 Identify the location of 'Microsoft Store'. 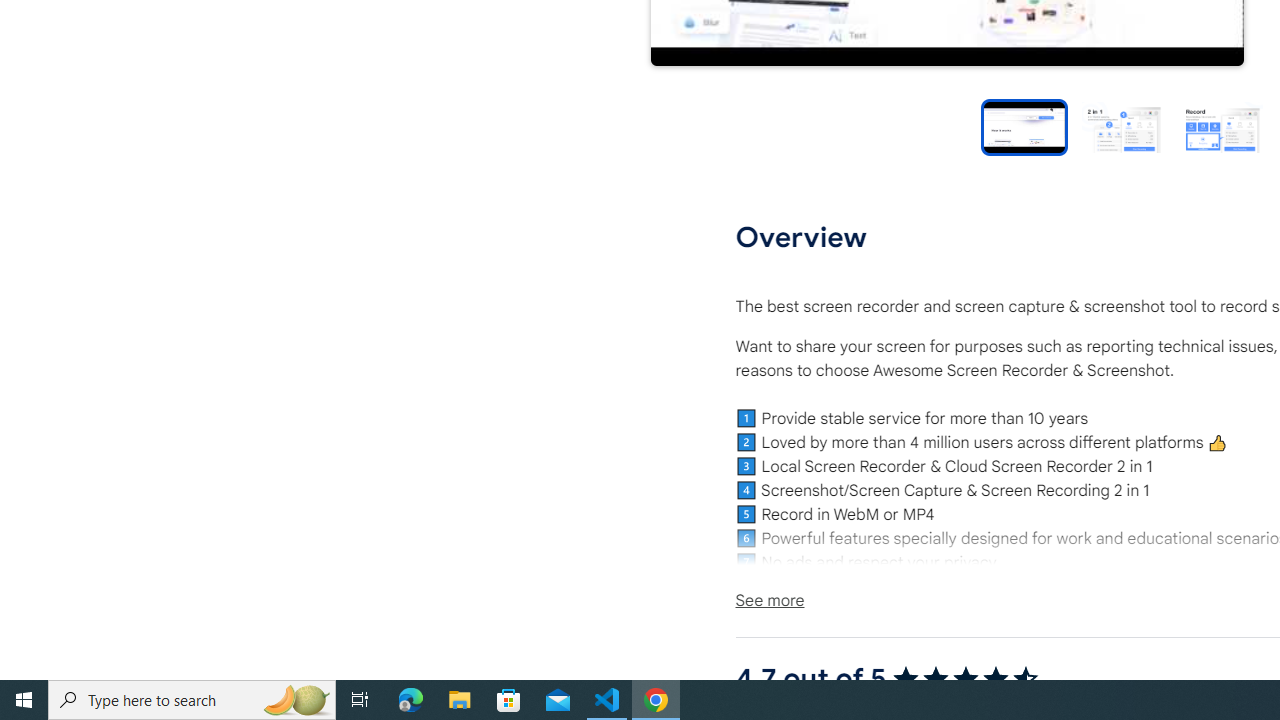
(509, 698).